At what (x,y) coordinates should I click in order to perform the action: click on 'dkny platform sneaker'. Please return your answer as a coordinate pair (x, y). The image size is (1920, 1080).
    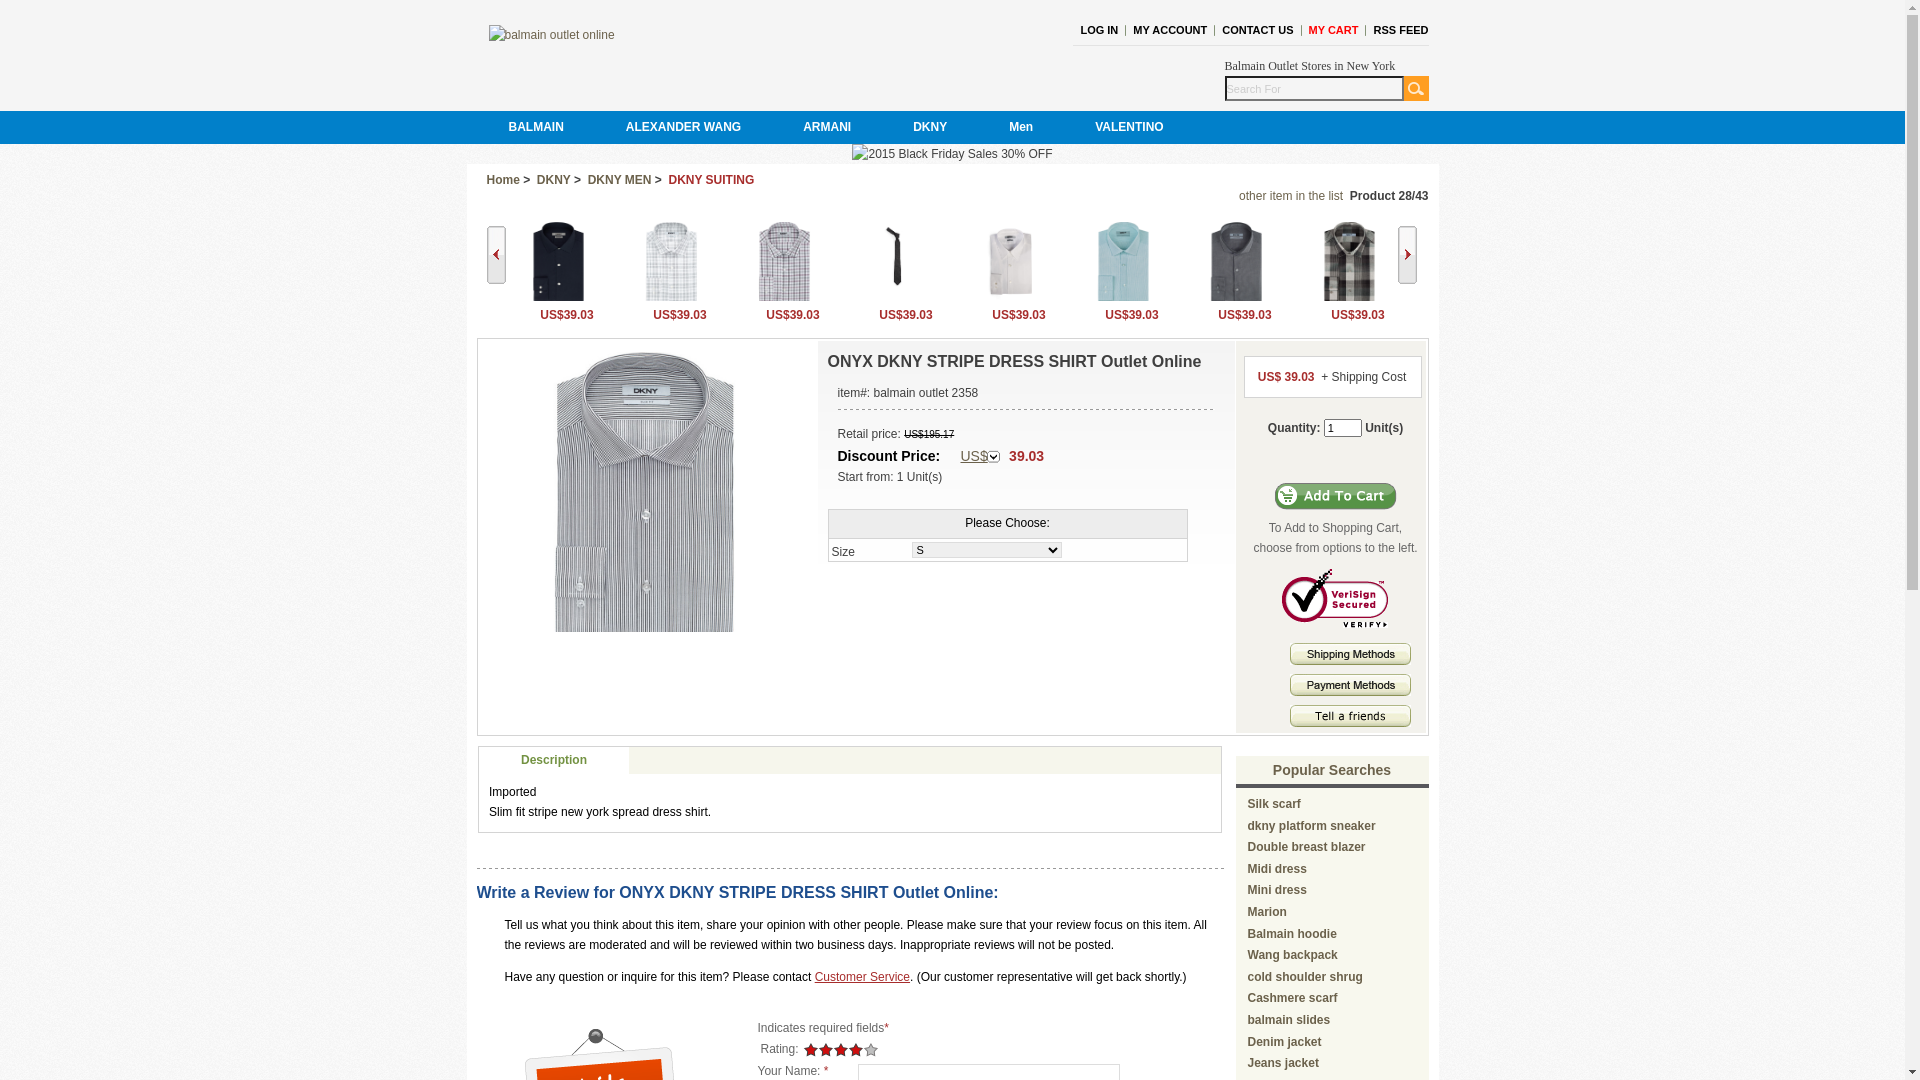
    Looking at the image, I should click on (1247, 825).